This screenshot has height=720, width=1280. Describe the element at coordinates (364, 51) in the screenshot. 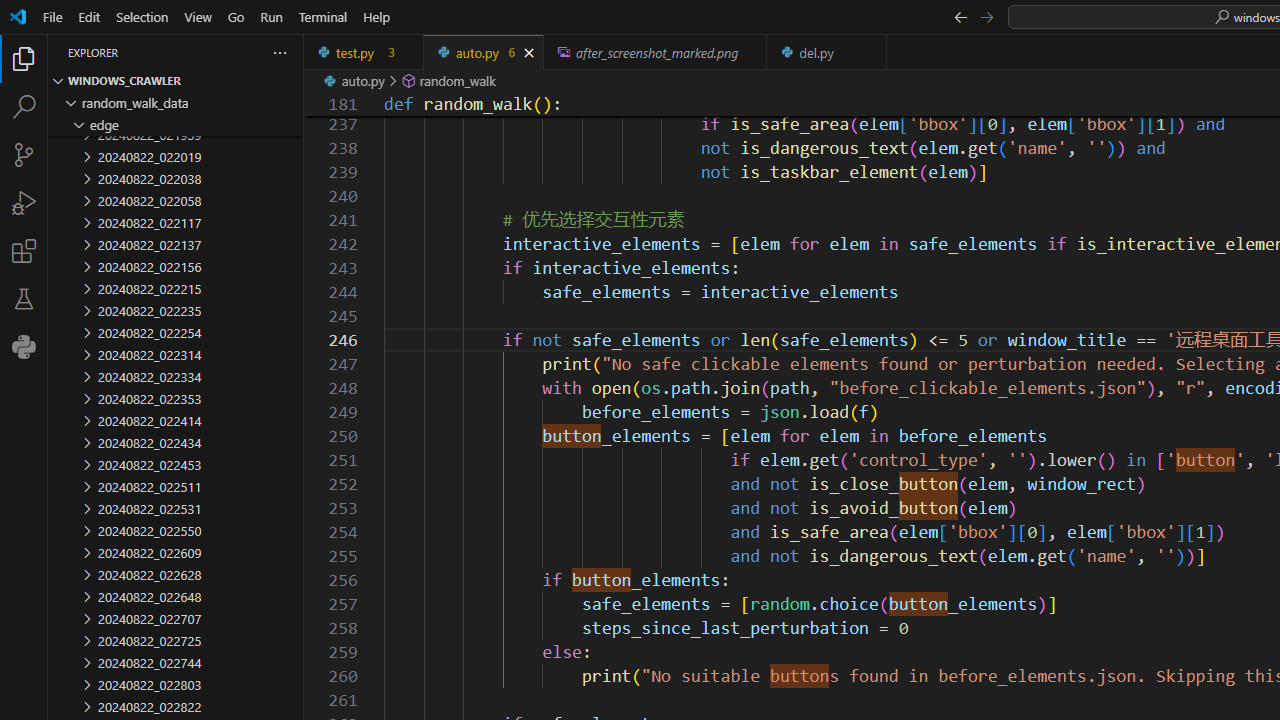

I see `'test.py'` at that location.